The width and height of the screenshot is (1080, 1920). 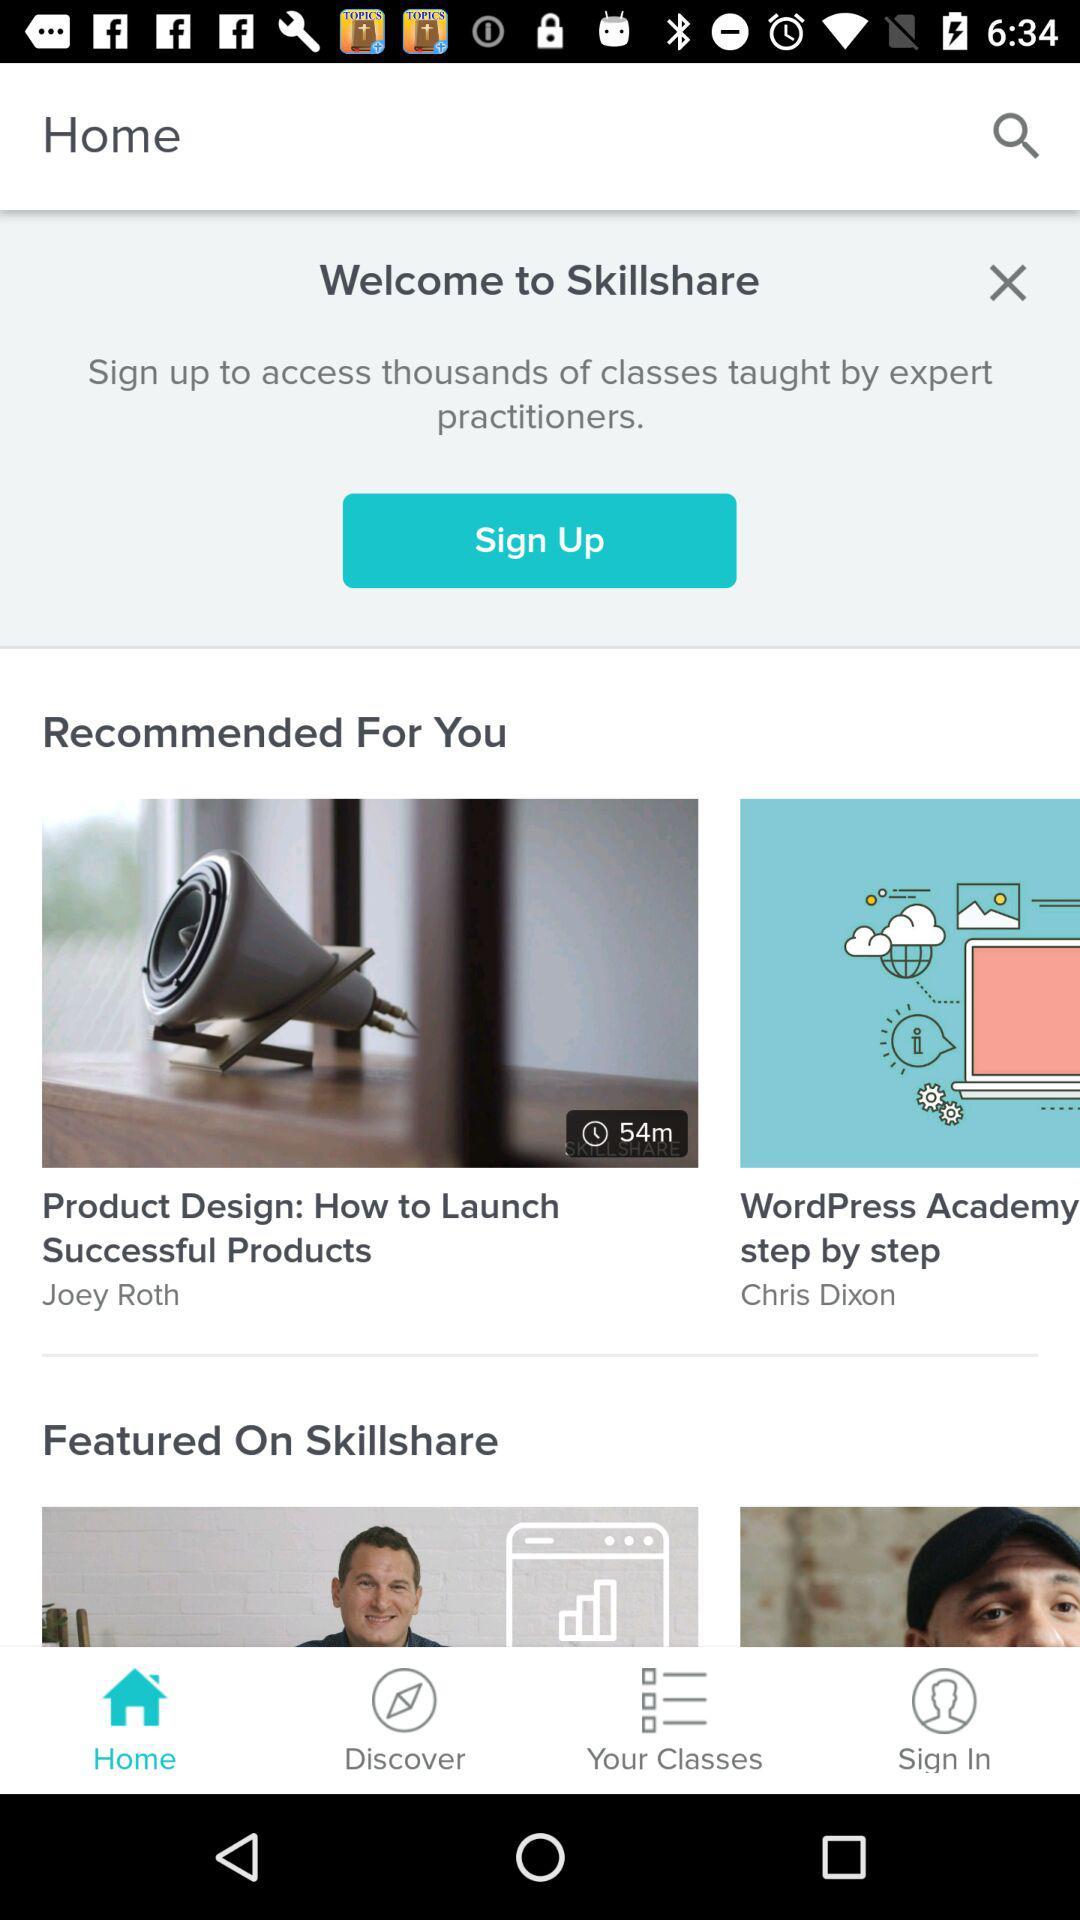 I want to click on item next to home, so click(x=1017, y=135).